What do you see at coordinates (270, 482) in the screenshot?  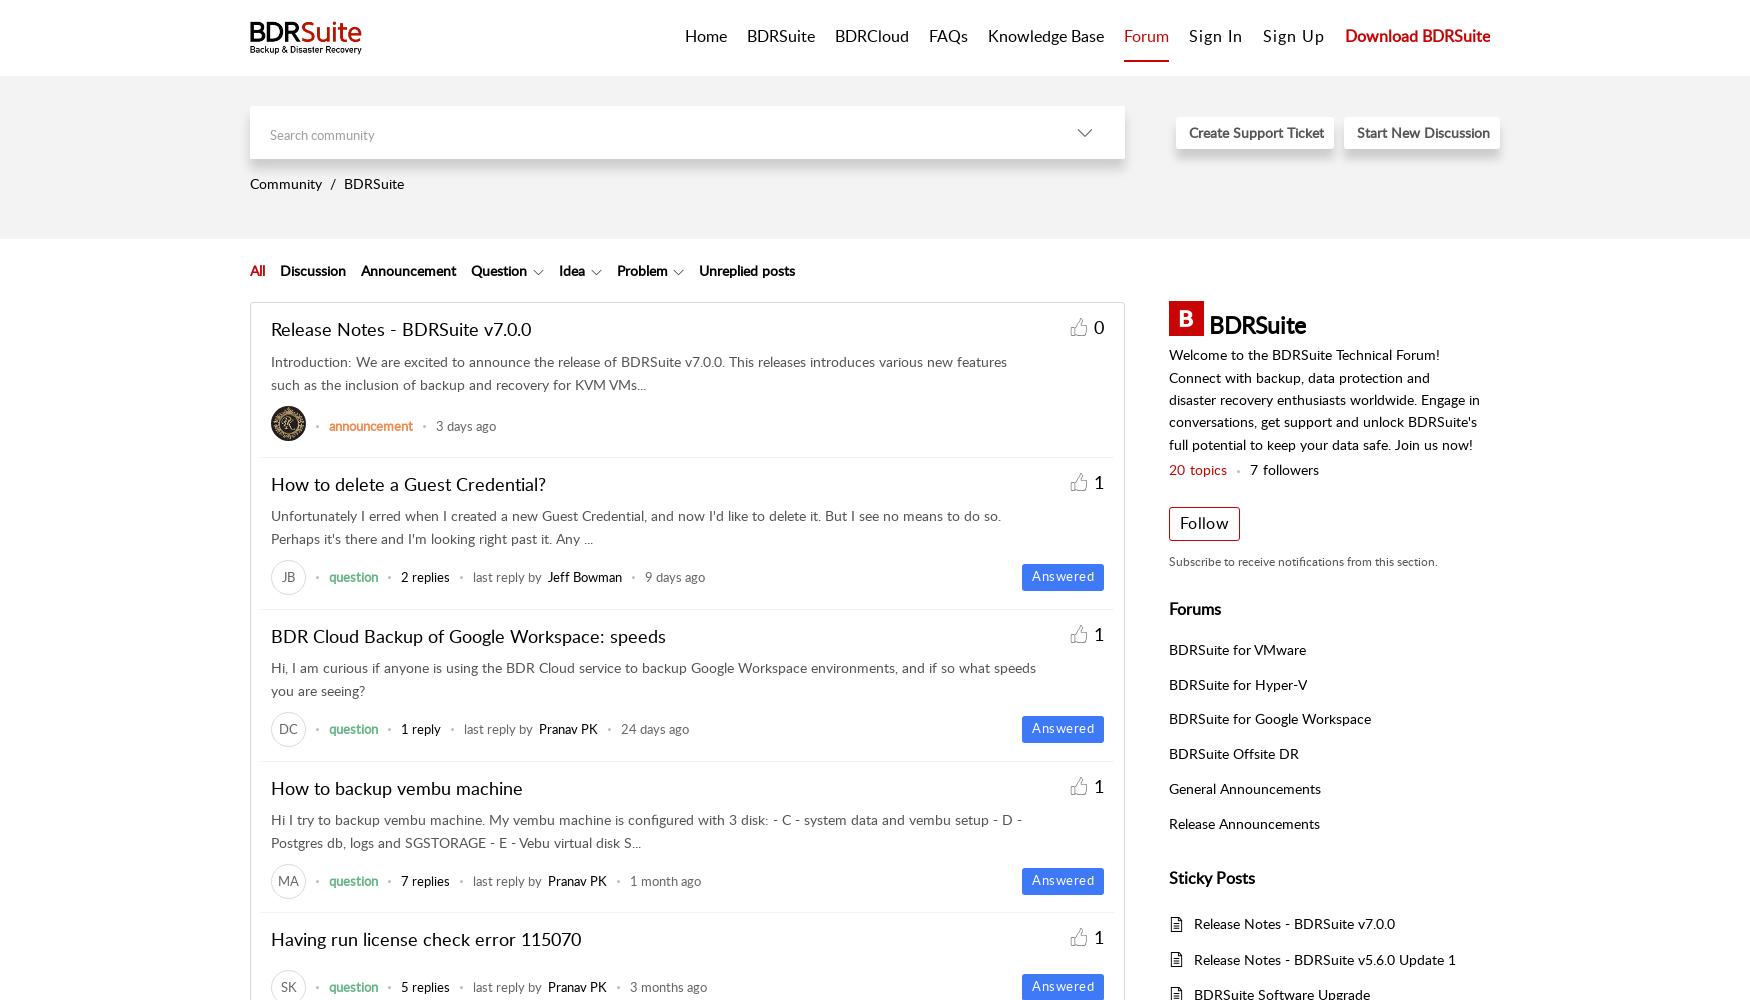 I see `'How to delete a Guest Credential?'` at bounding box center [270, 482].